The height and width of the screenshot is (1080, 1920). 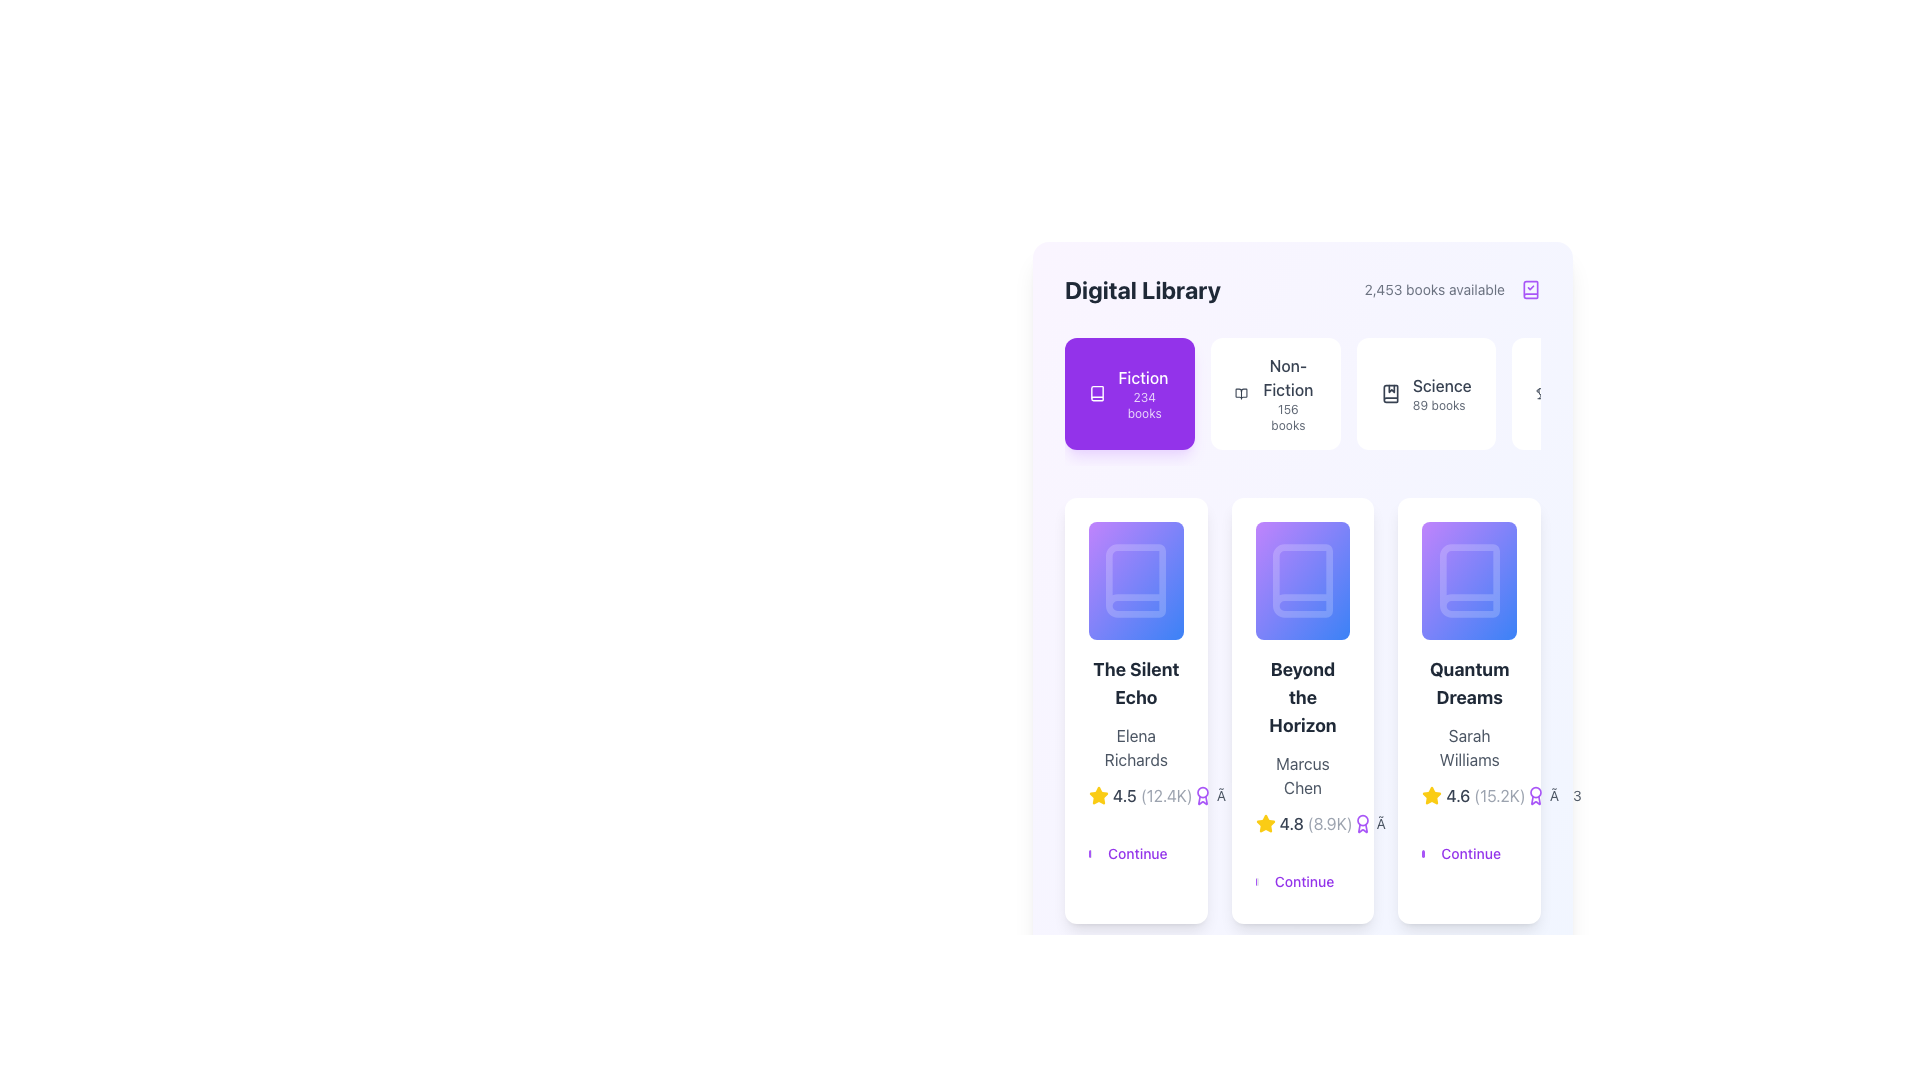 I want to click on the Static Text Display showing '4.6', which is located within the card for 'Quantum Dreams' in the 'Digital Library' interface, so click(x=1458, y=795).